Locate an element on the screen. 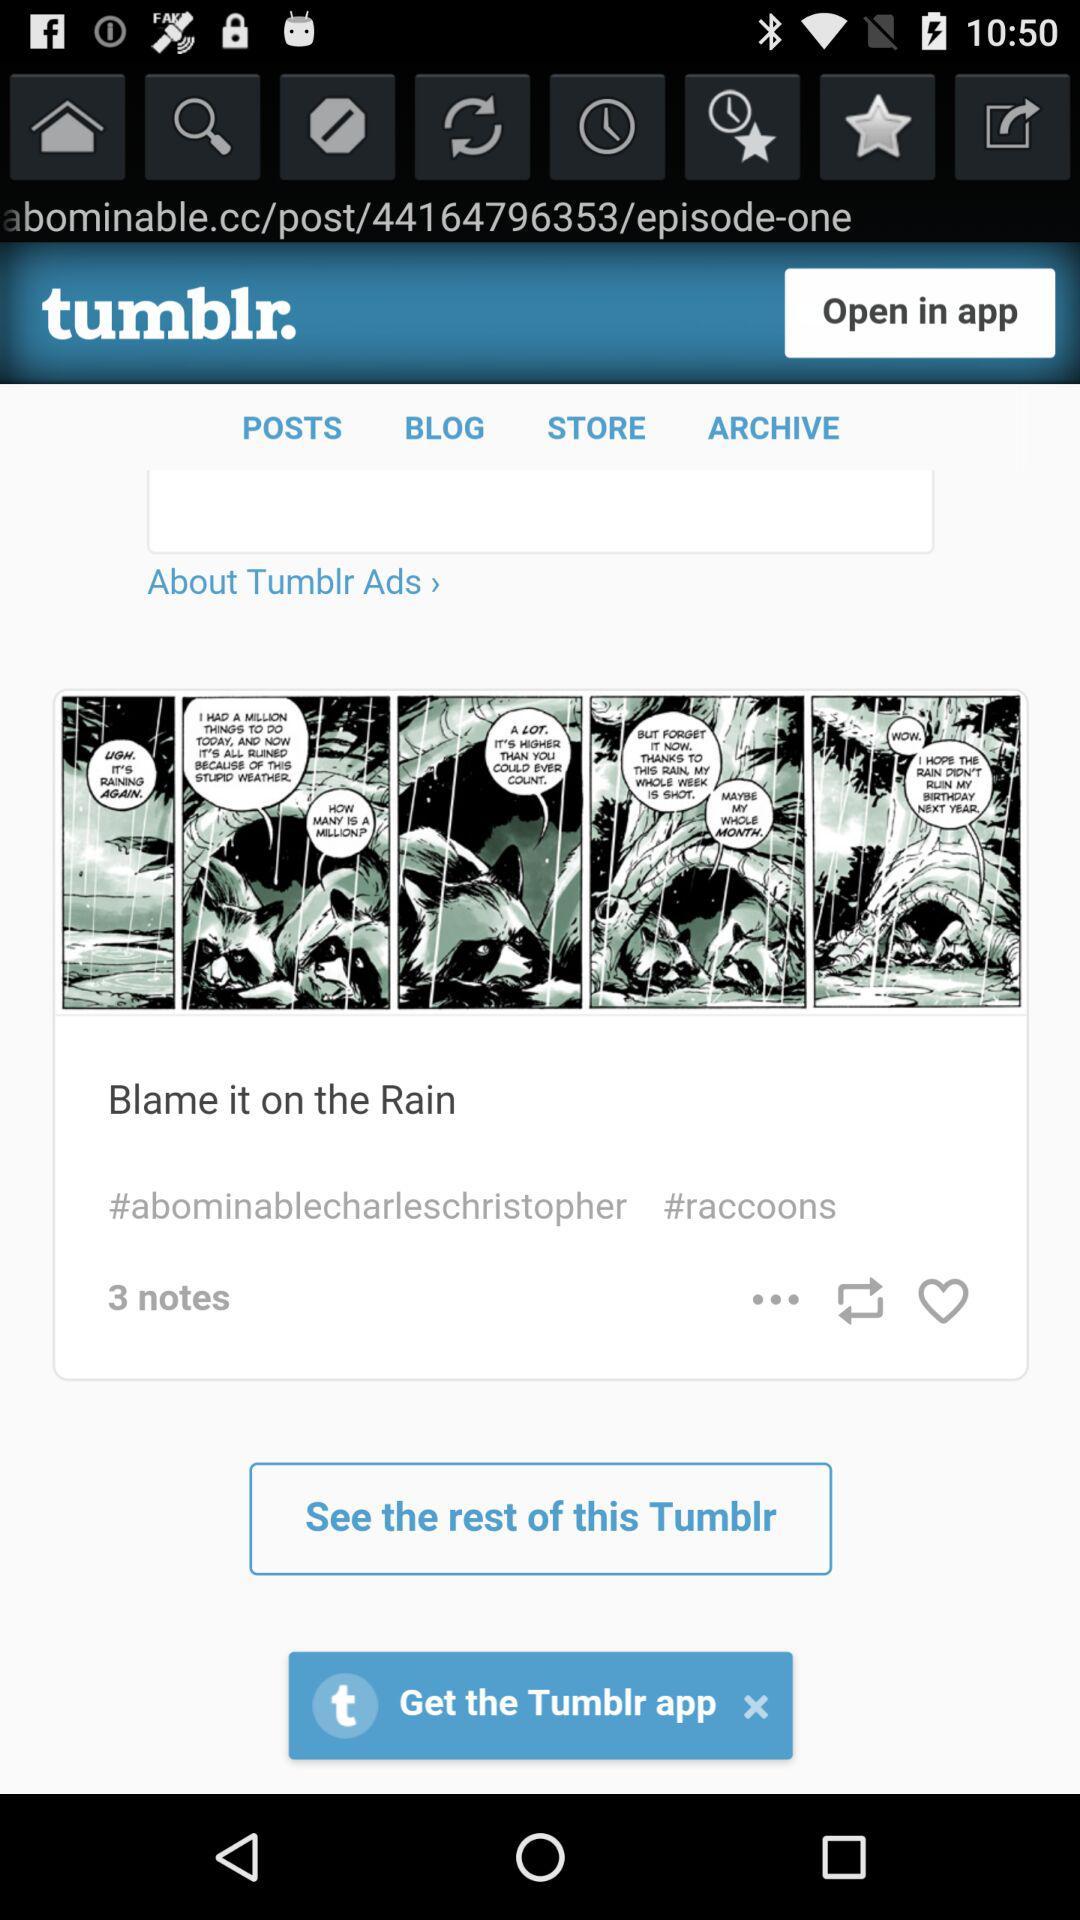 Image resolution: width=1080 pixels, height=1920 pixels. the search icon is located at coordinates (202, 133).